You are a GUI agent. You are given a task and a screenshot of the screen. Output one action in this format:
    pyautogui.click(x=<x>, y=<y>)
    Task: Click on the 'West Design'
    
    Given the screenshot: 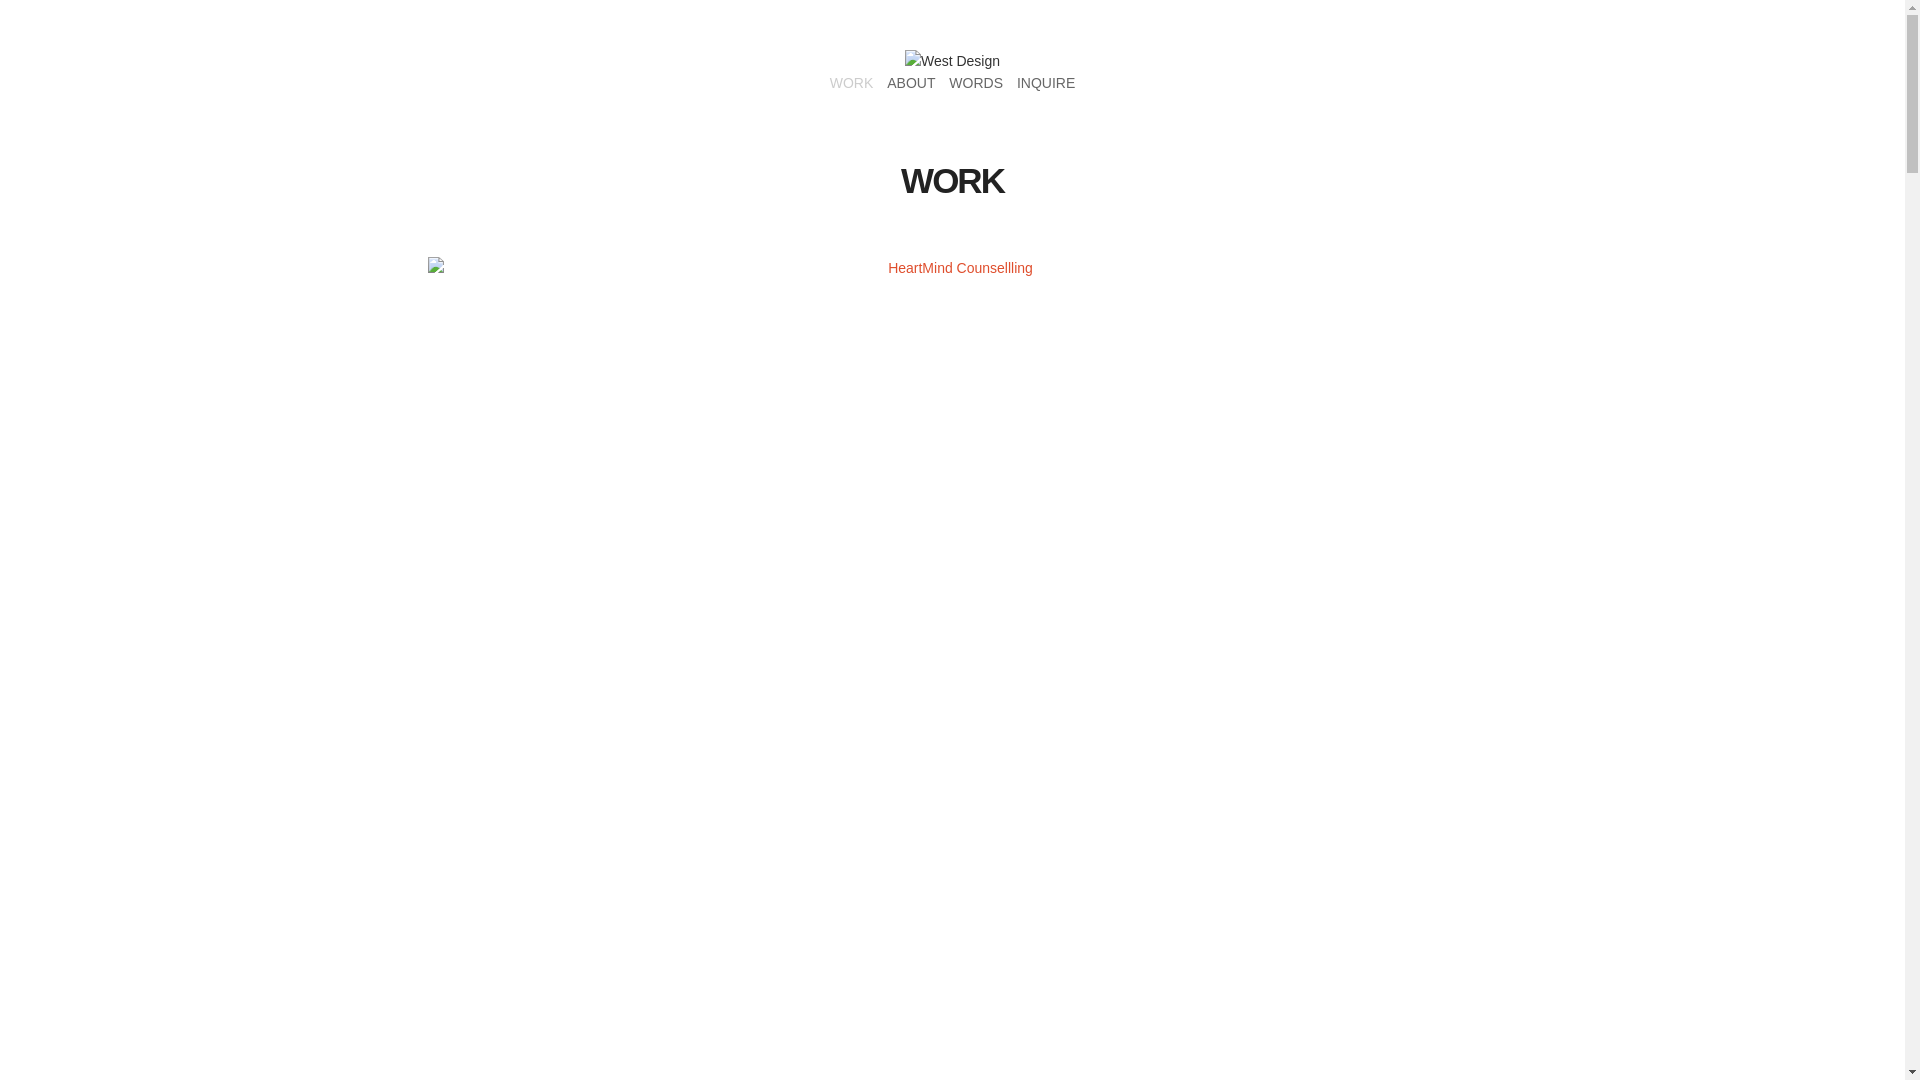 What is the action you would take?
    pyautogui.click(x=951, y=60)
    